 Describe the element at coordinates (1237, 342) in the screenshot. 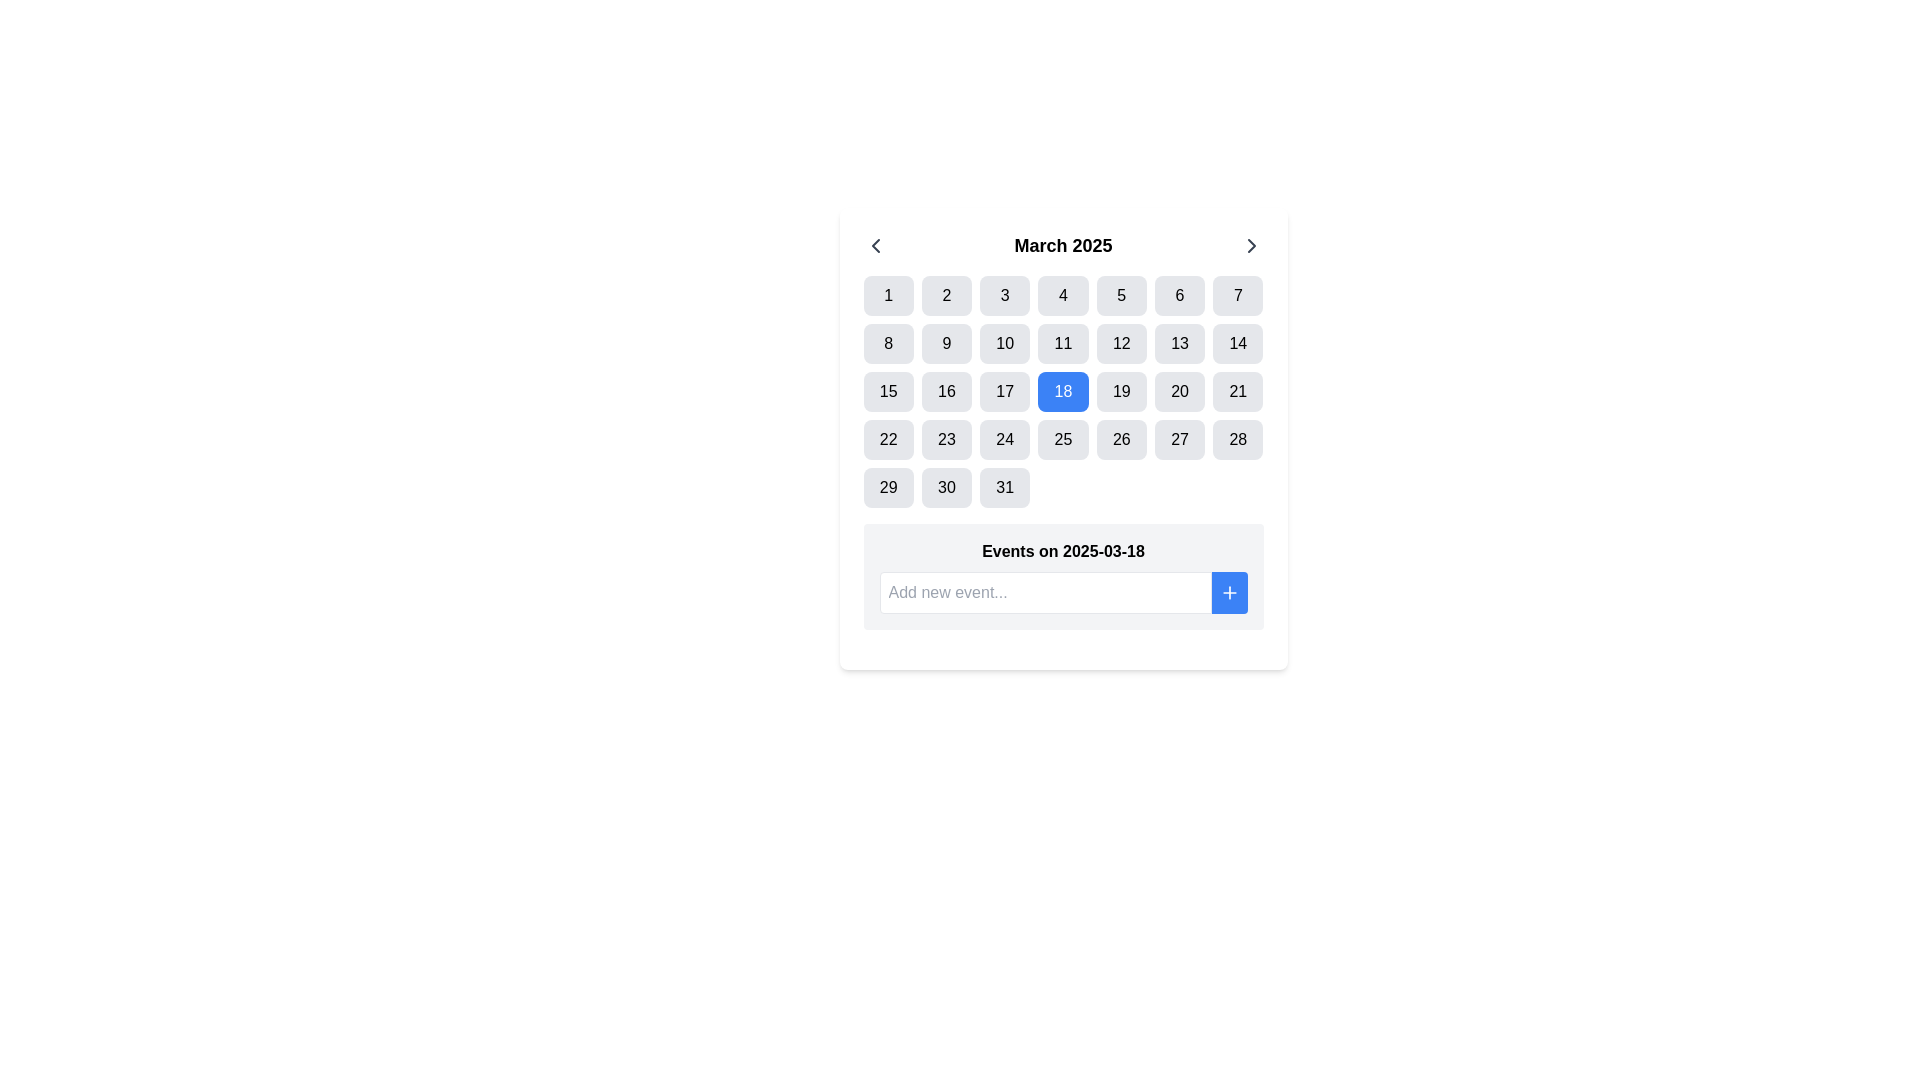

I see `the rounded rectangular button with the number '14'` at that location.